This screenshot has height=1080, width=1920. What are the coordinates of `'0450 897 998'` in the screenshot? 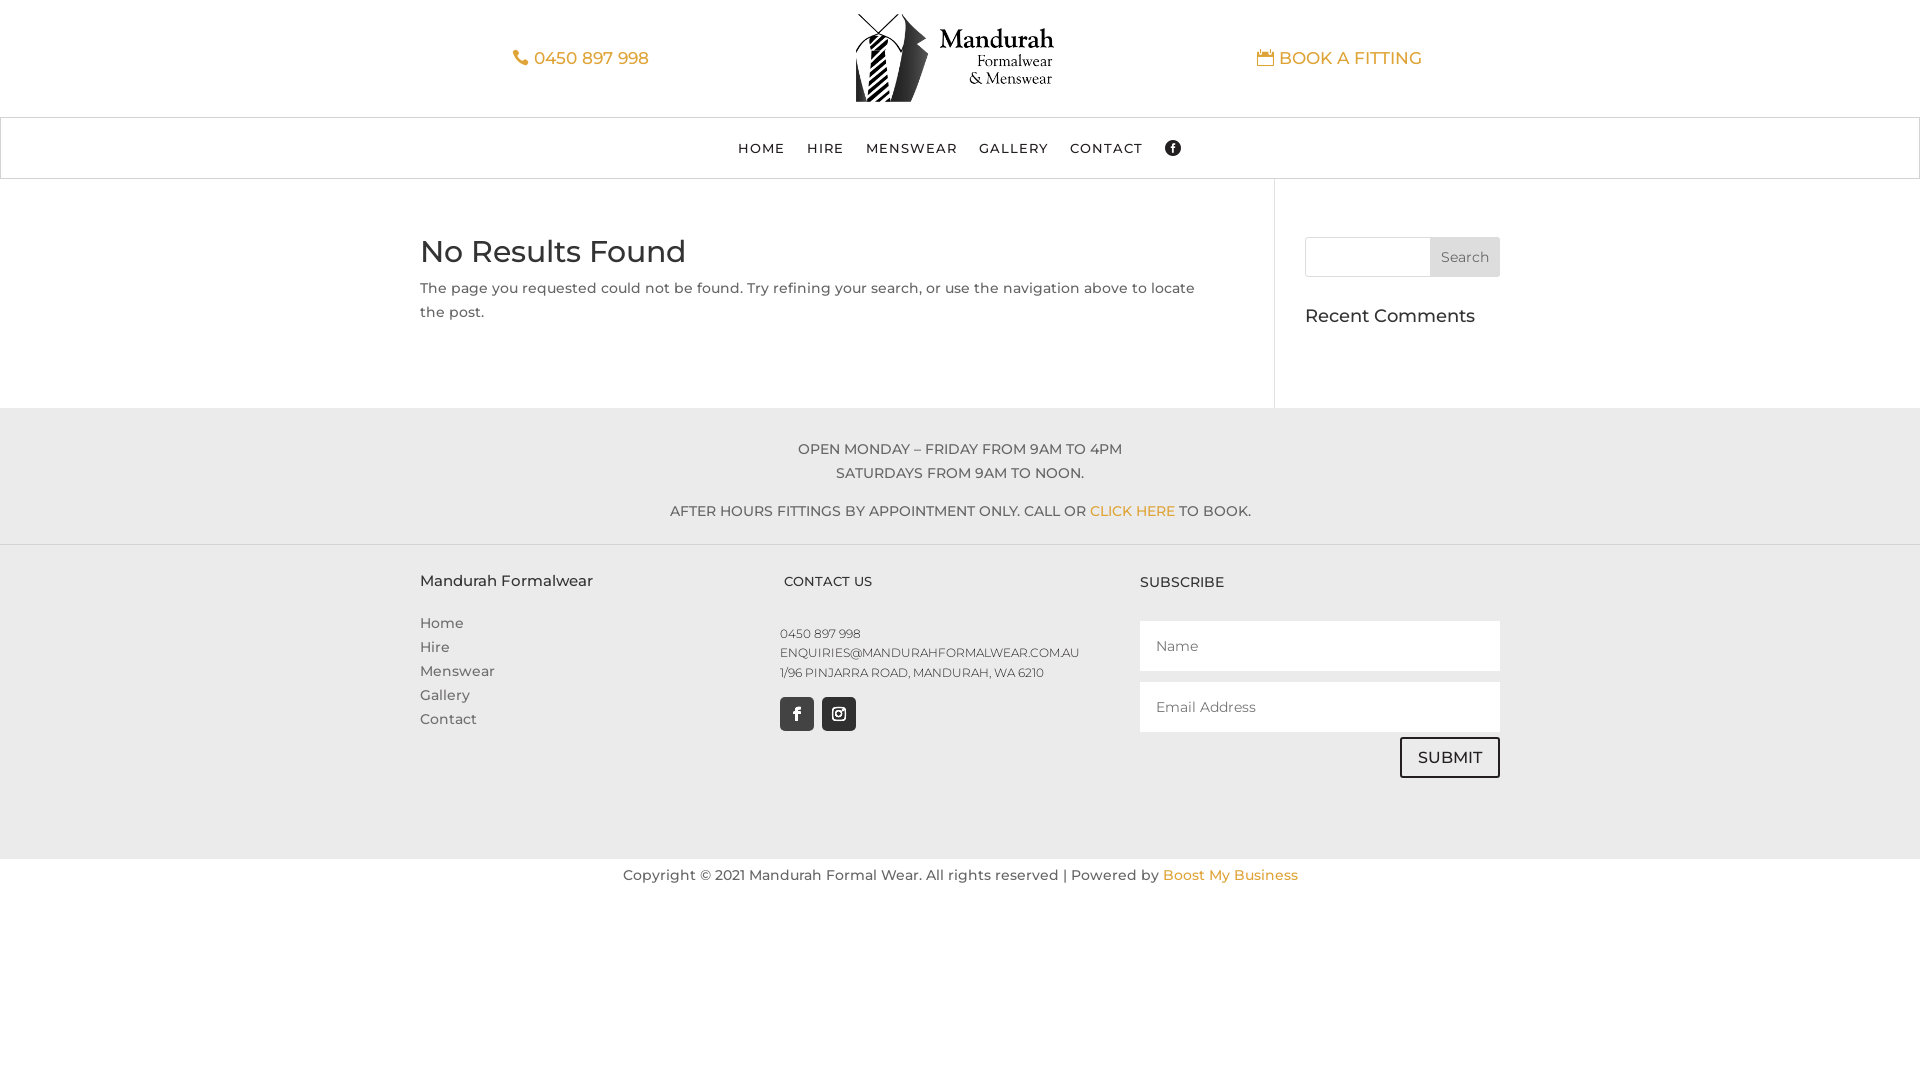 It's located at (820, 633).